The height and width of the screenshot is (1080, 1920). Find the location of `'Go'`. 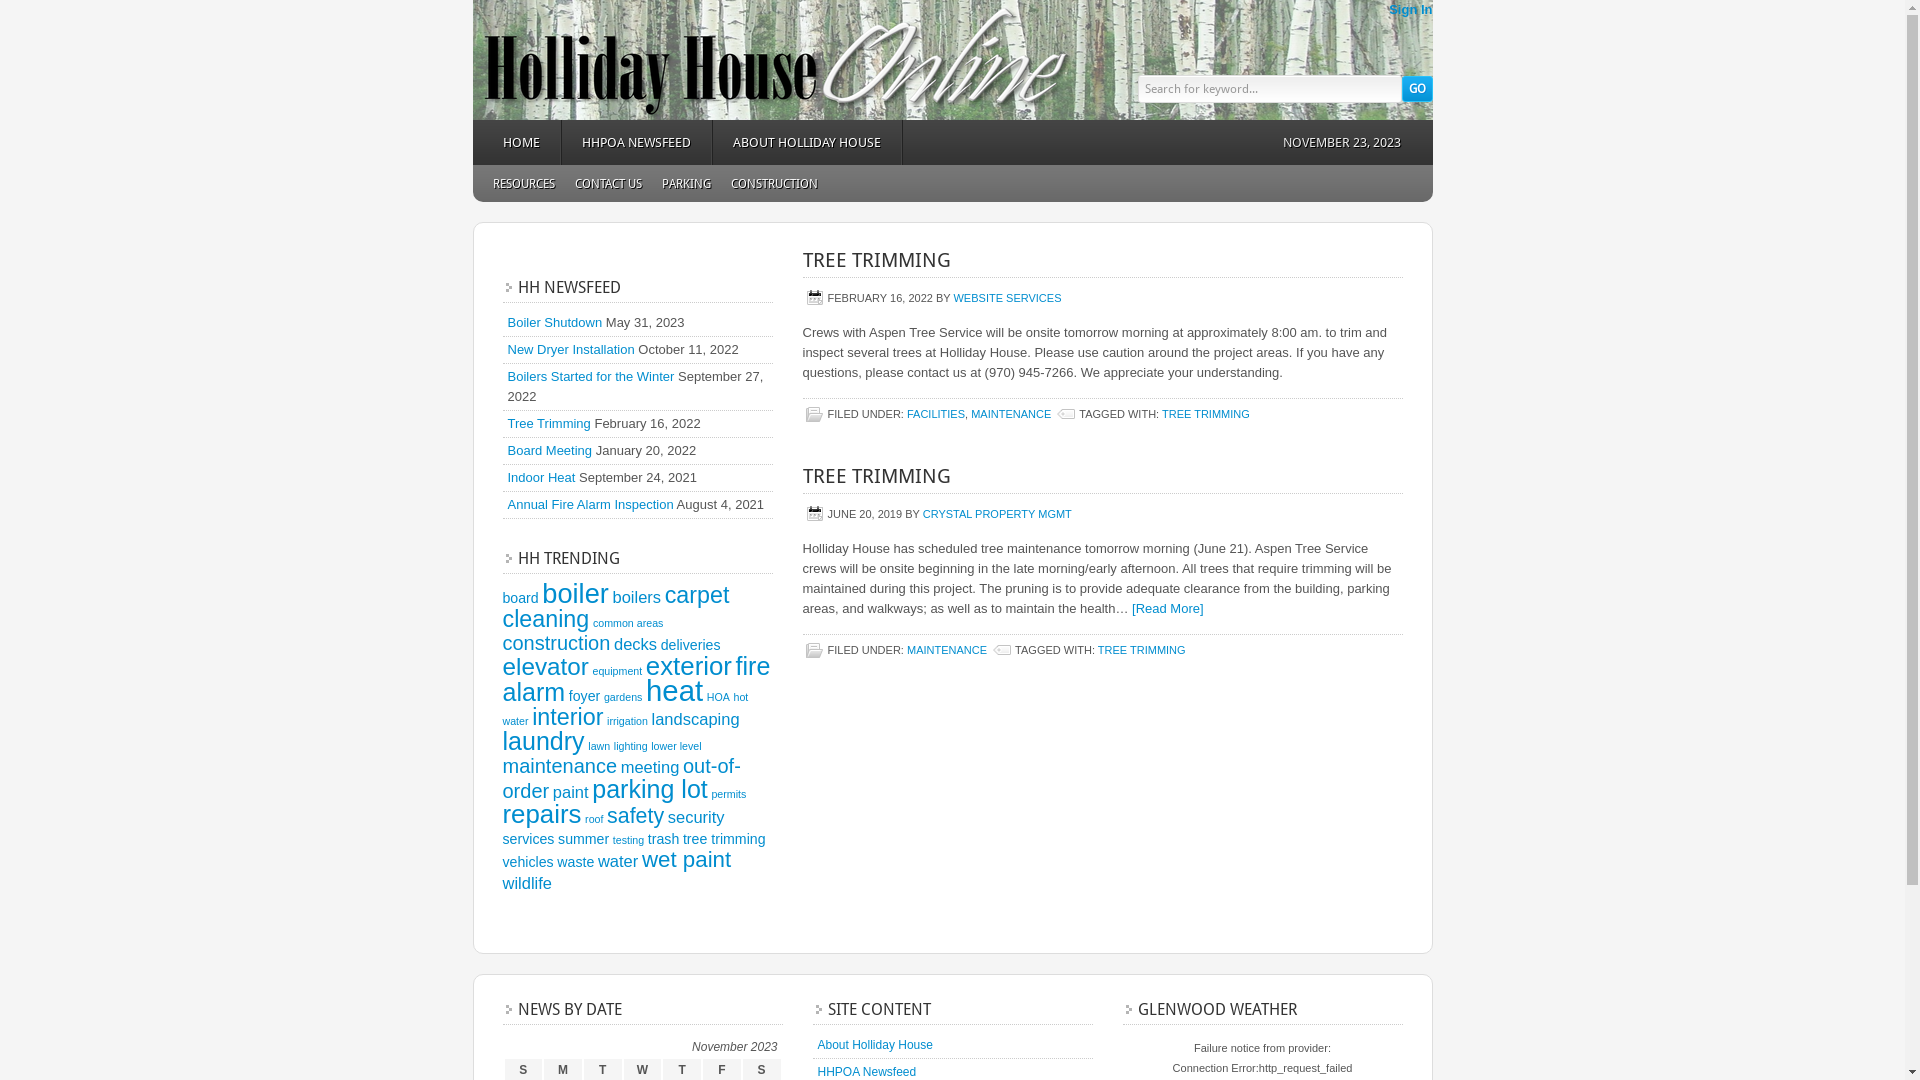

'Go' is located at coordinates (1416, 87).